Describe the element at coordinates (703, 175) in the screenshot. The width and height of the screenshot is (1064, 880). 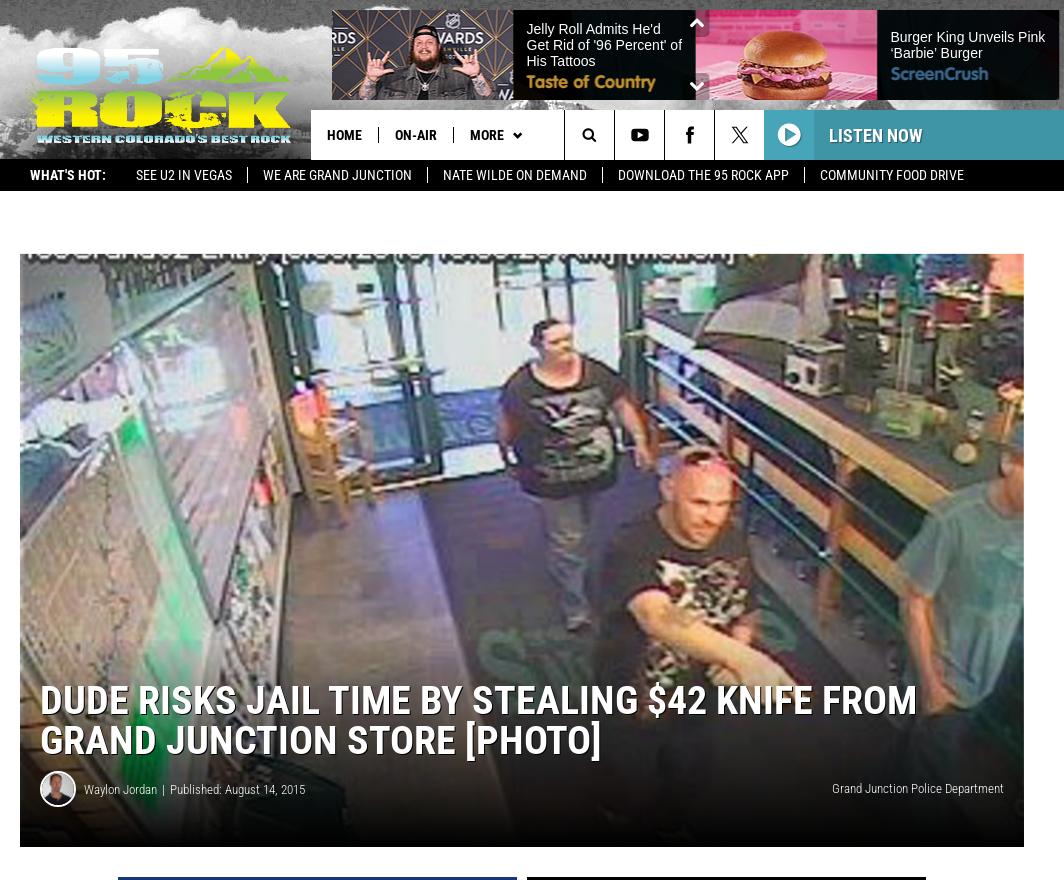
I see `'Download the 95 Rock App'` at that location.